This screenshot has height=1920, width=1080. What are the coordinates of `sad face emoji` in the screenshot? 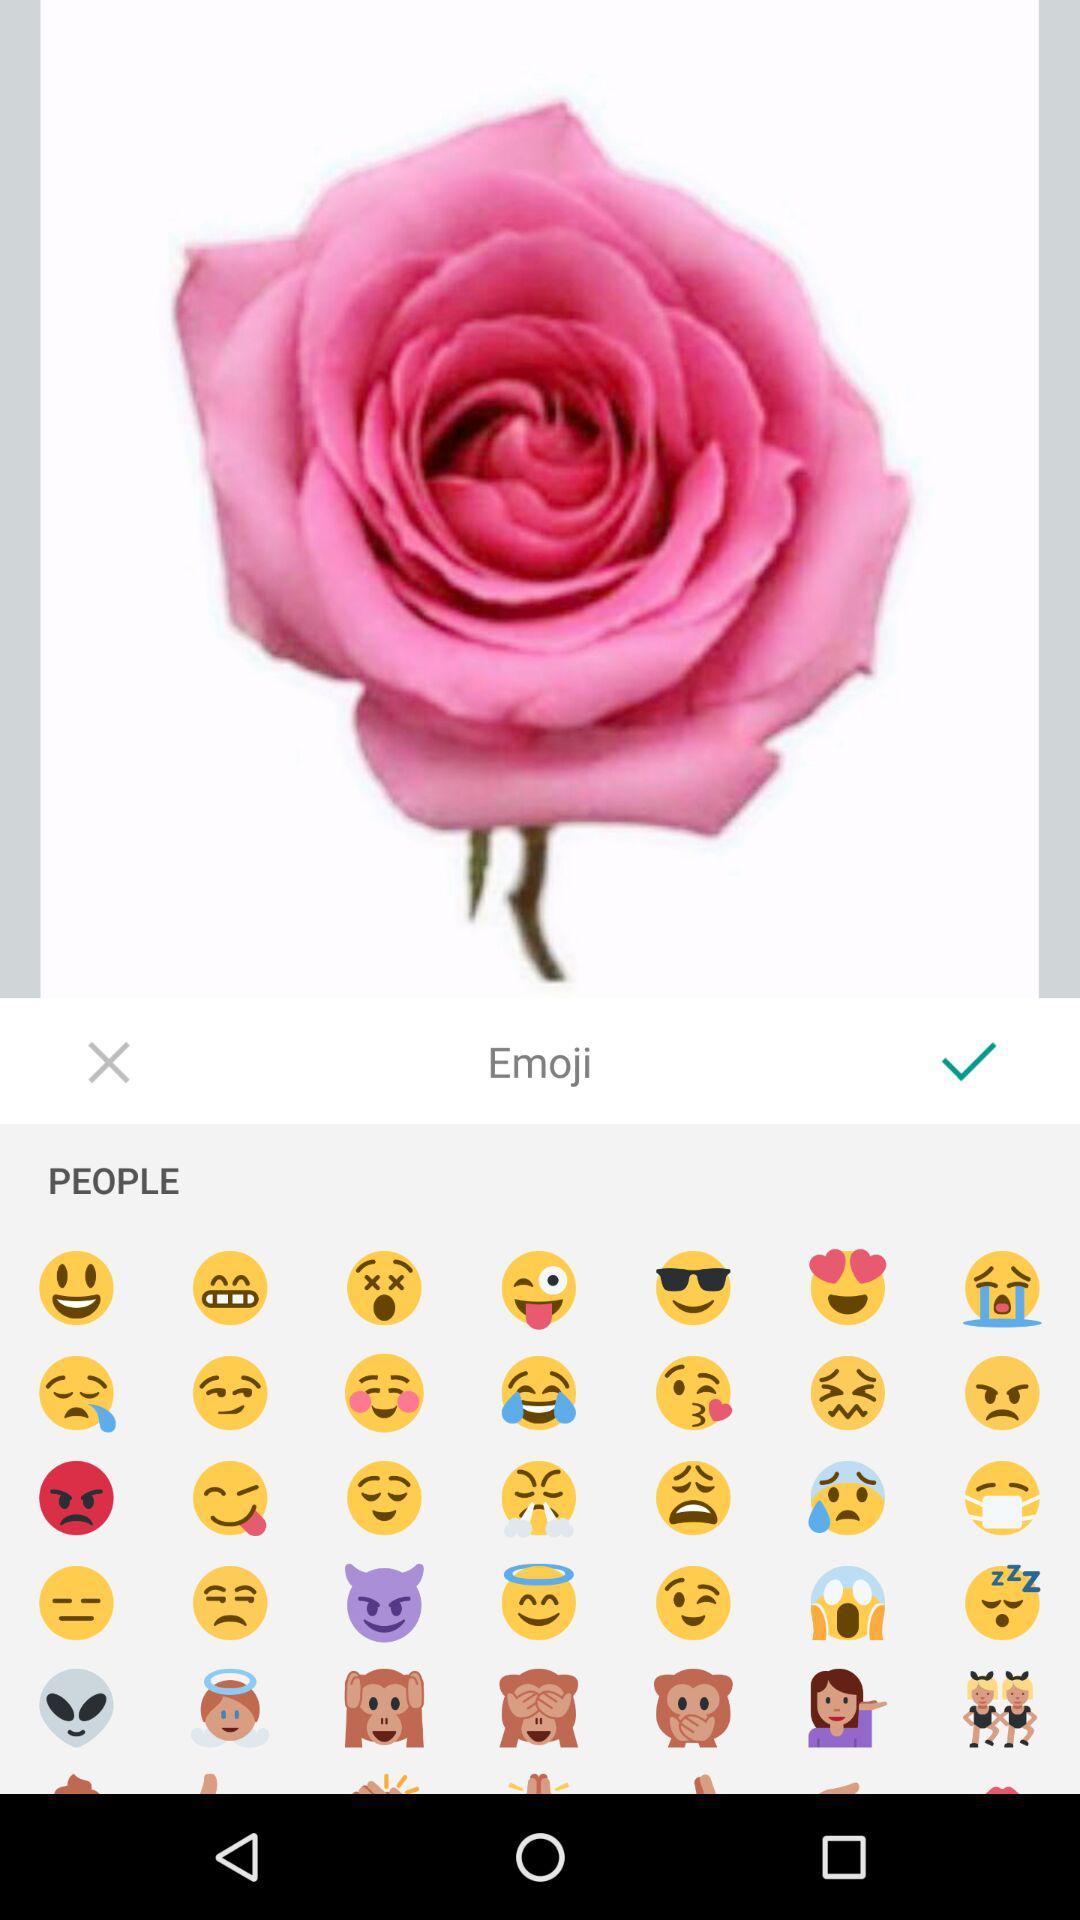 It's located at (848, 1498).